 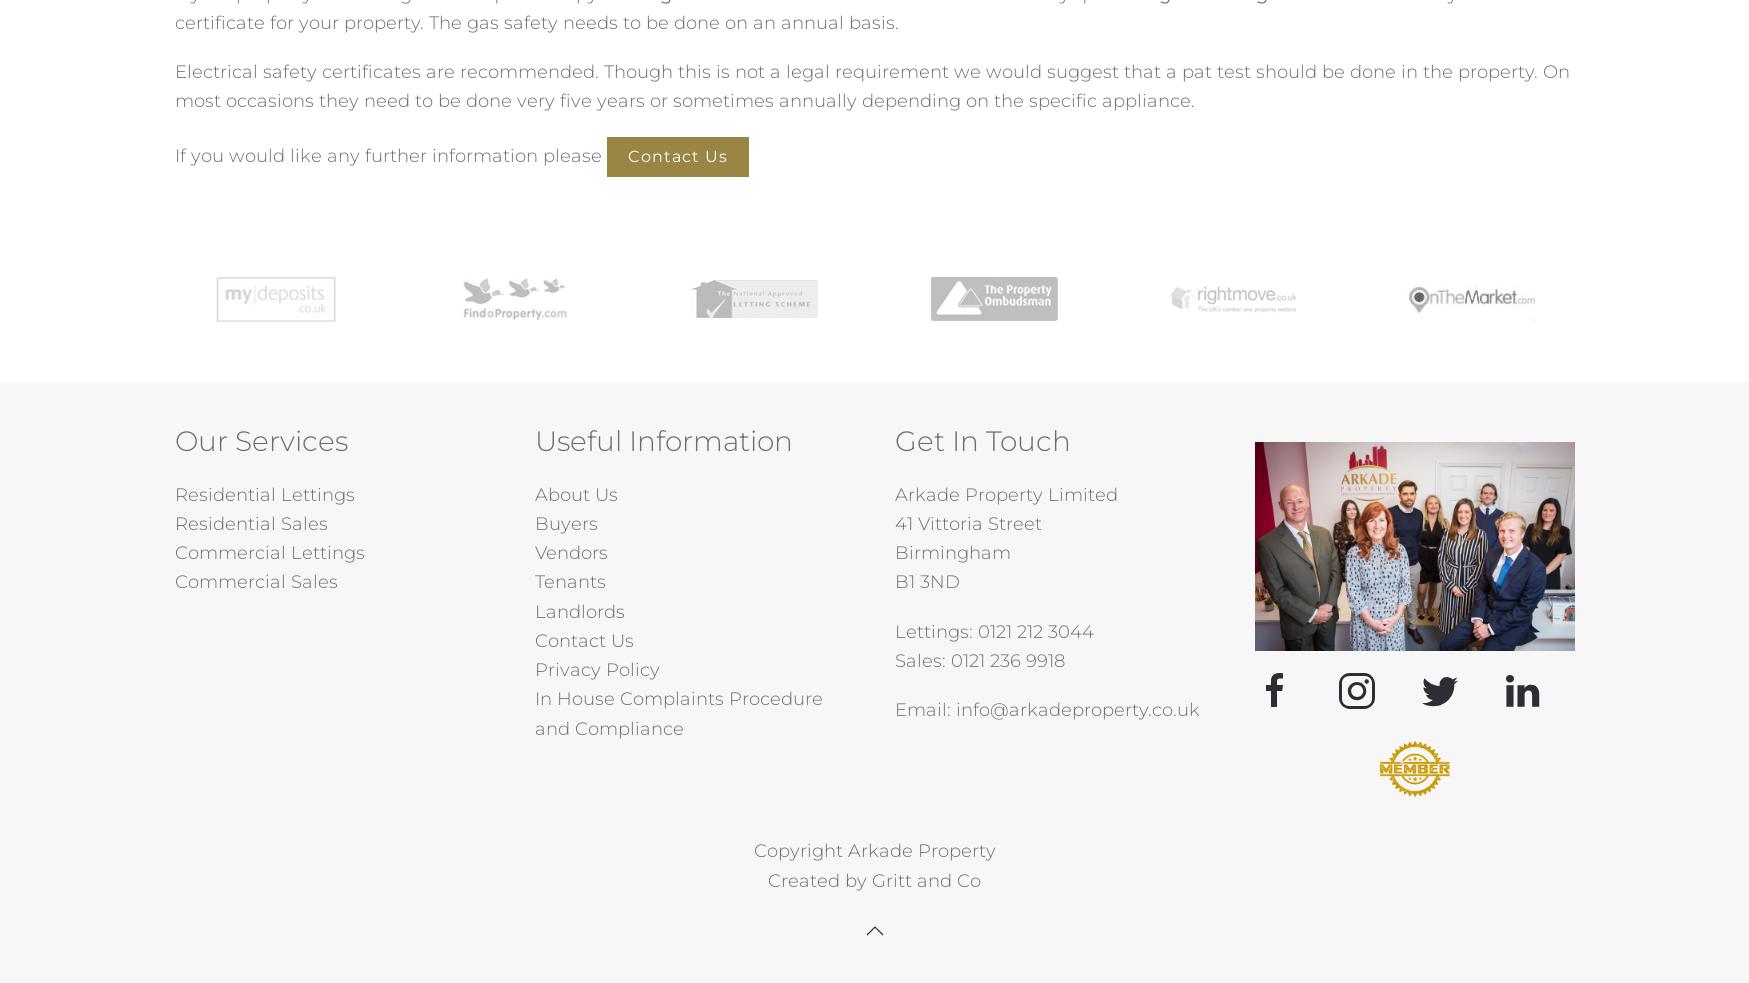 I want to click on 'Commercial Sales', so click(x=255, y=582).